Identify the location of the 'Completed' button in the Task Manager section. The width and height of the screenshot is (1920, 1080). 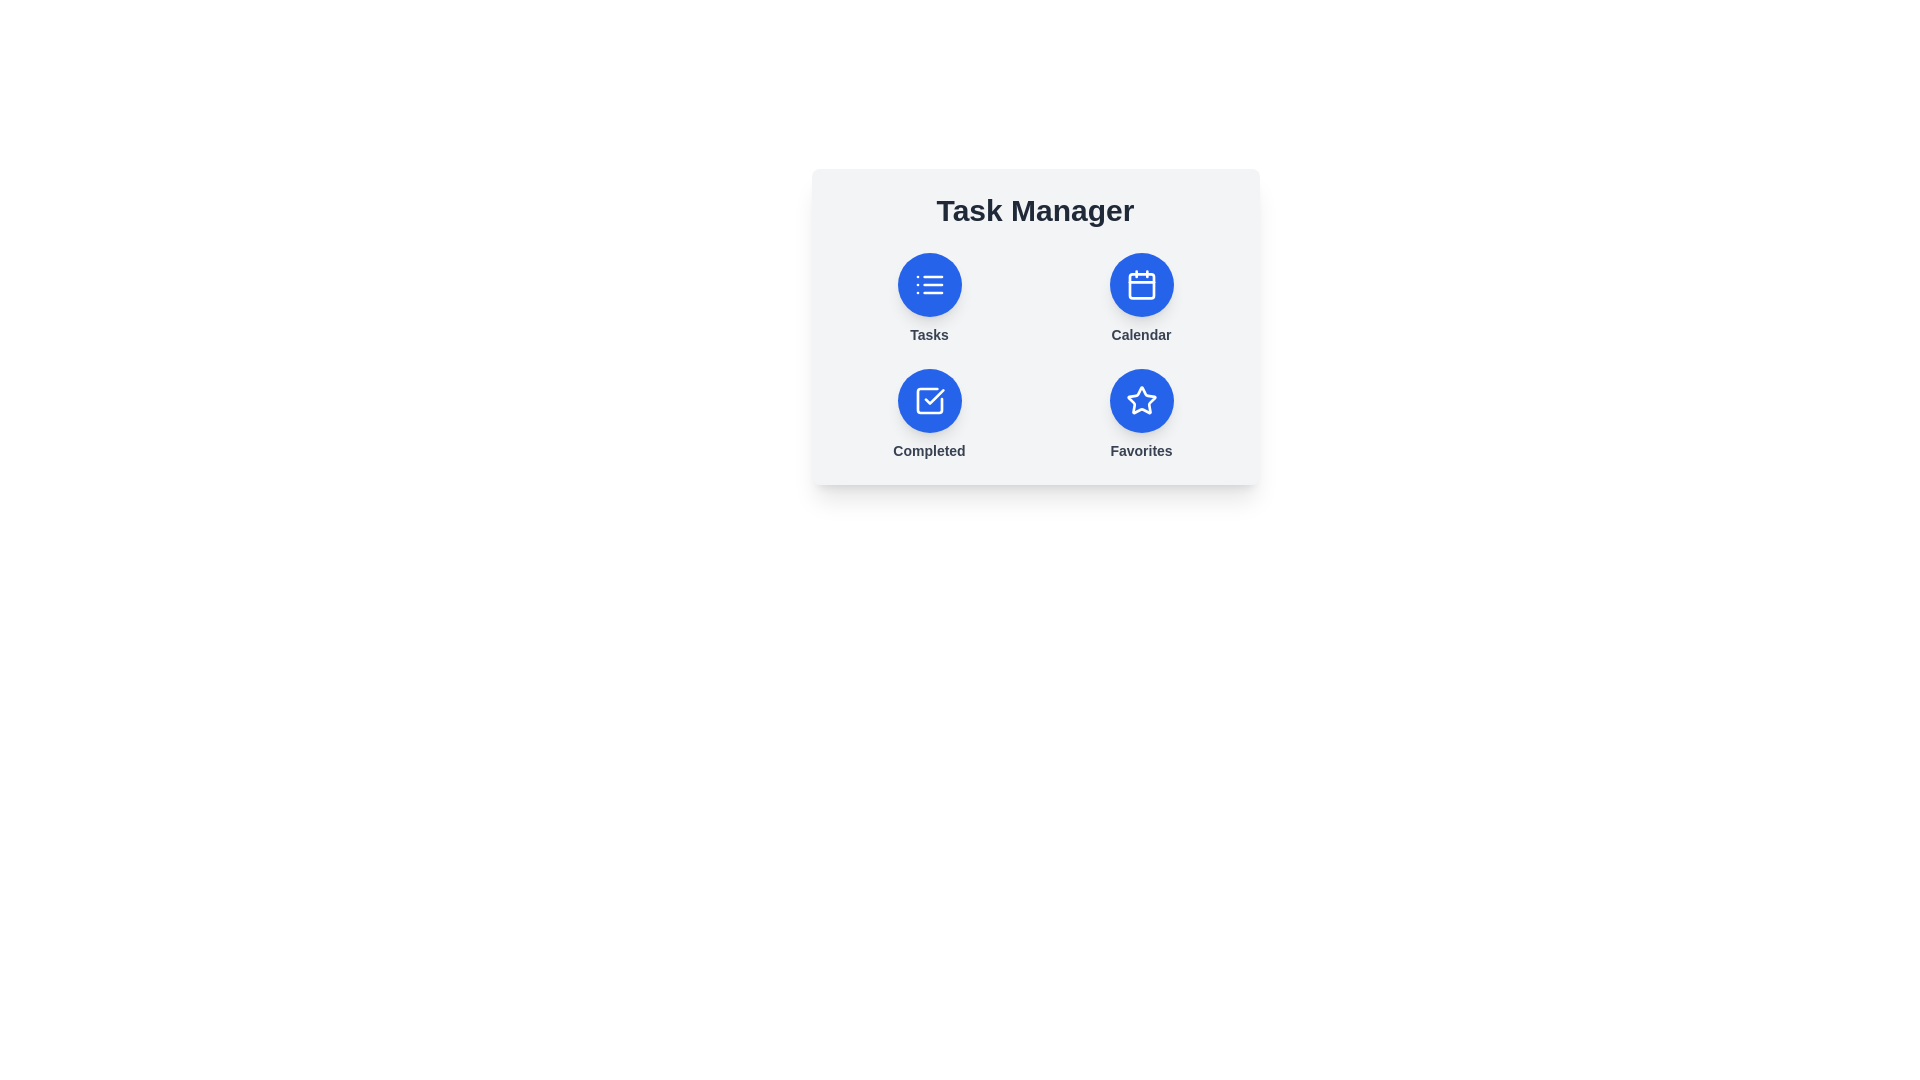
(928, 414).